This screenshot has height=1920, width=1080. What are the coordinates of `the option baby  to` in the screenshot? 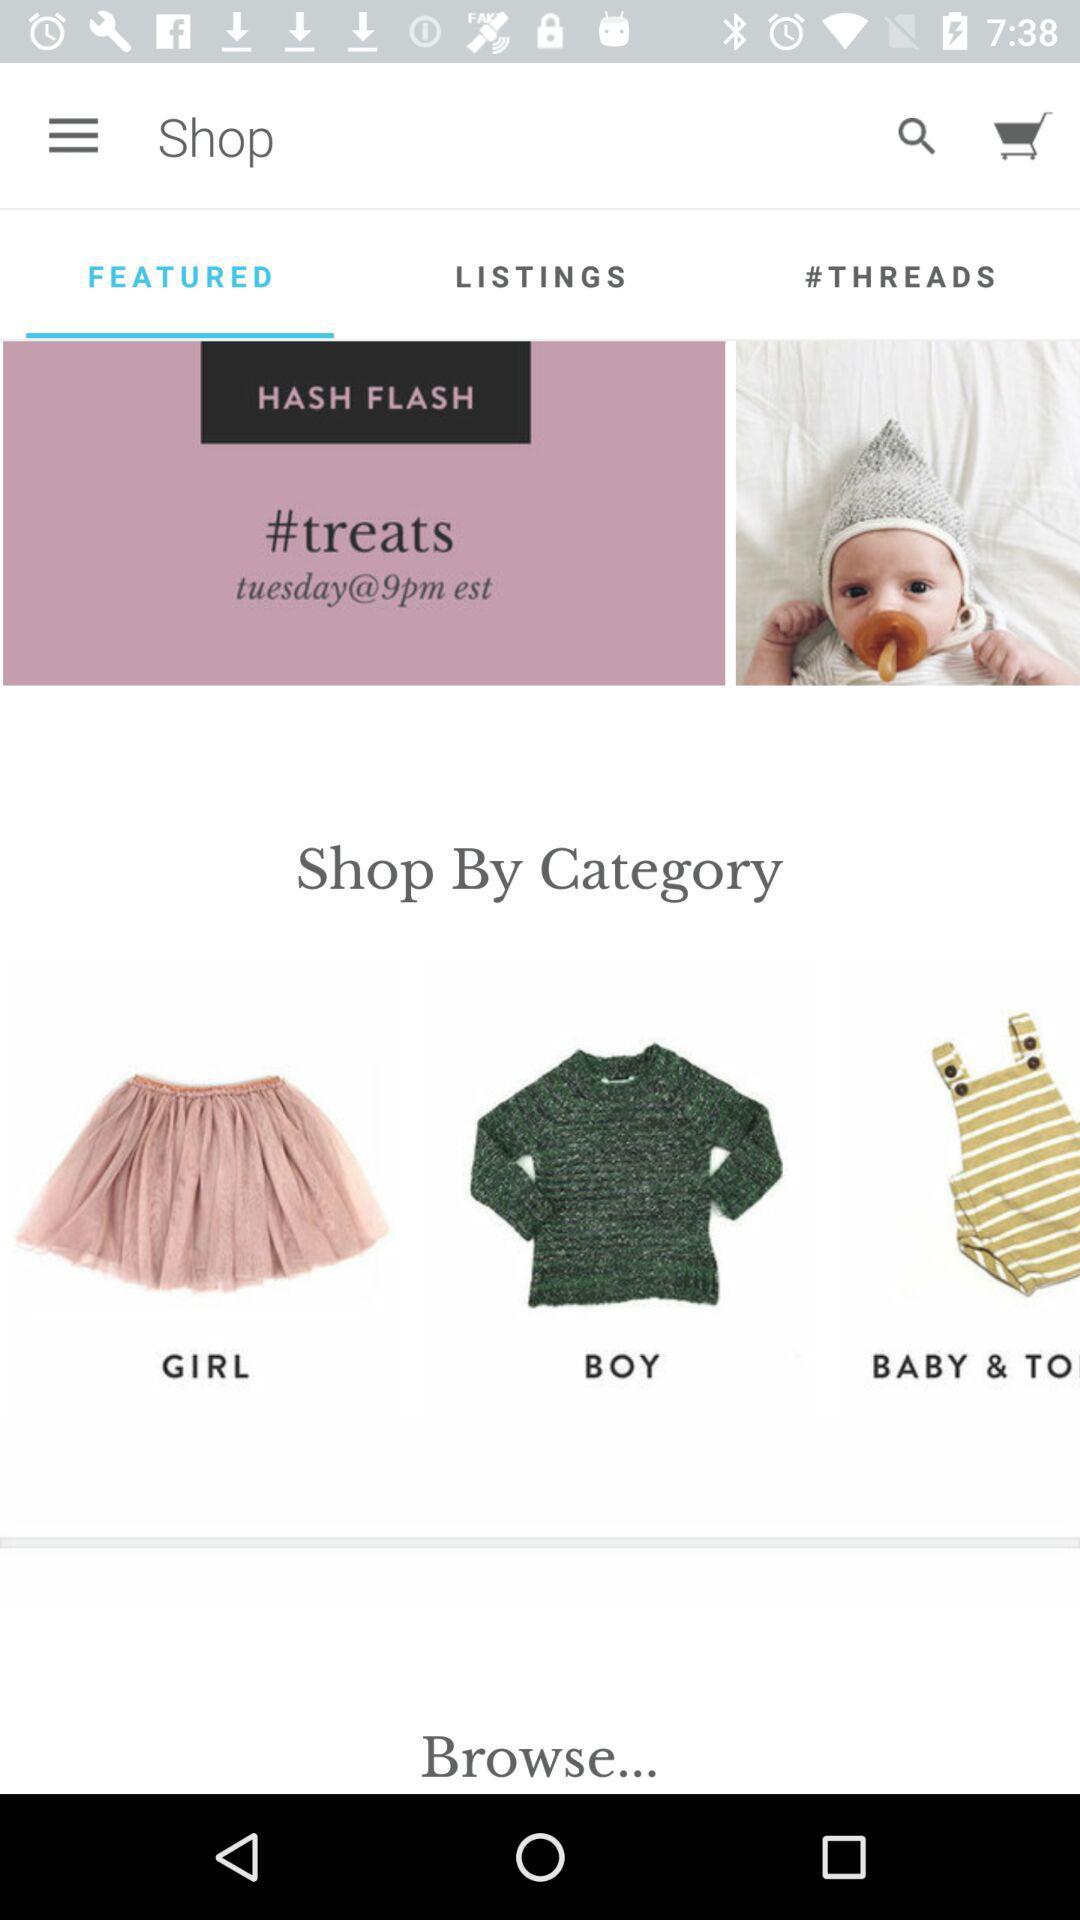 It's located at (958, 1186).